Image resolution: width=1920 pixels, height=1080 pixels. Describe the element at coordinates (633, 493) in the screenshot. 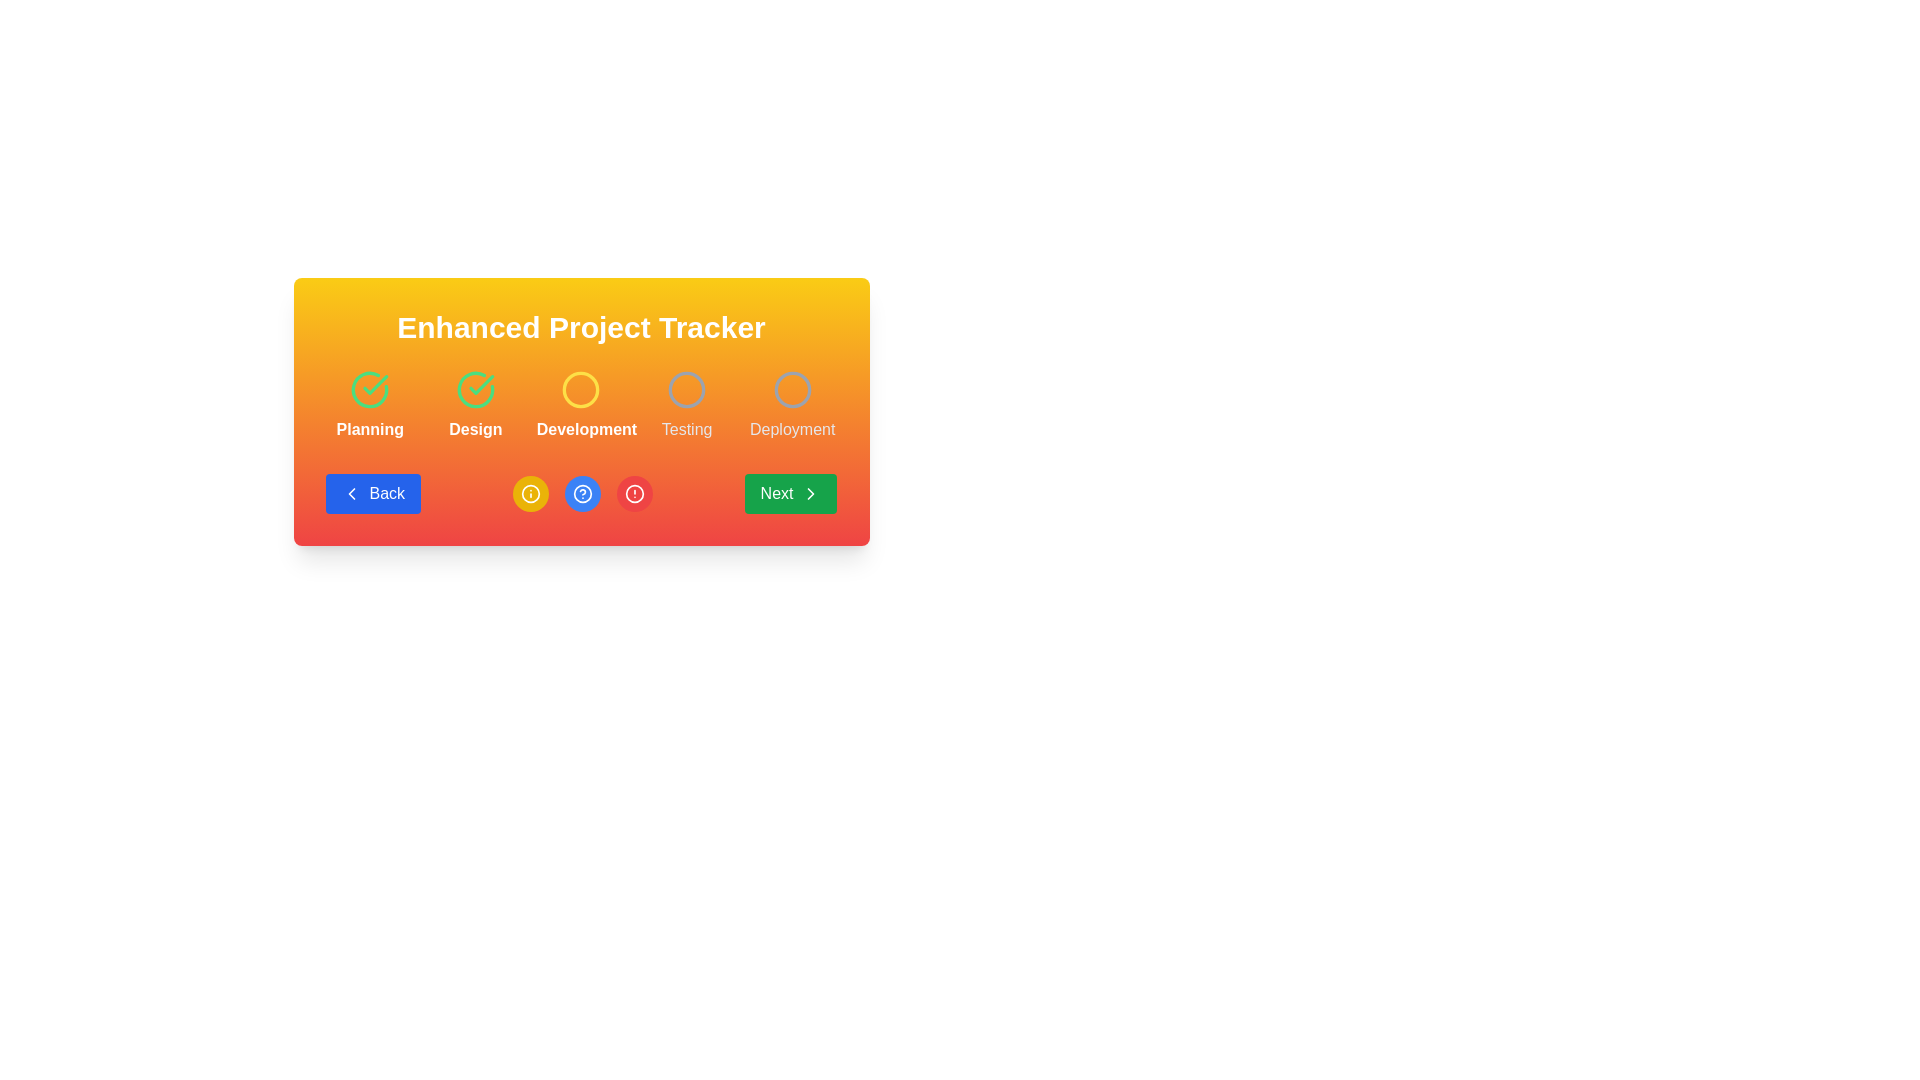

I see `the rightmost button in the horizontal row below the text and progression indicators of the Enhanced Project Tracker dialog box` at that location.